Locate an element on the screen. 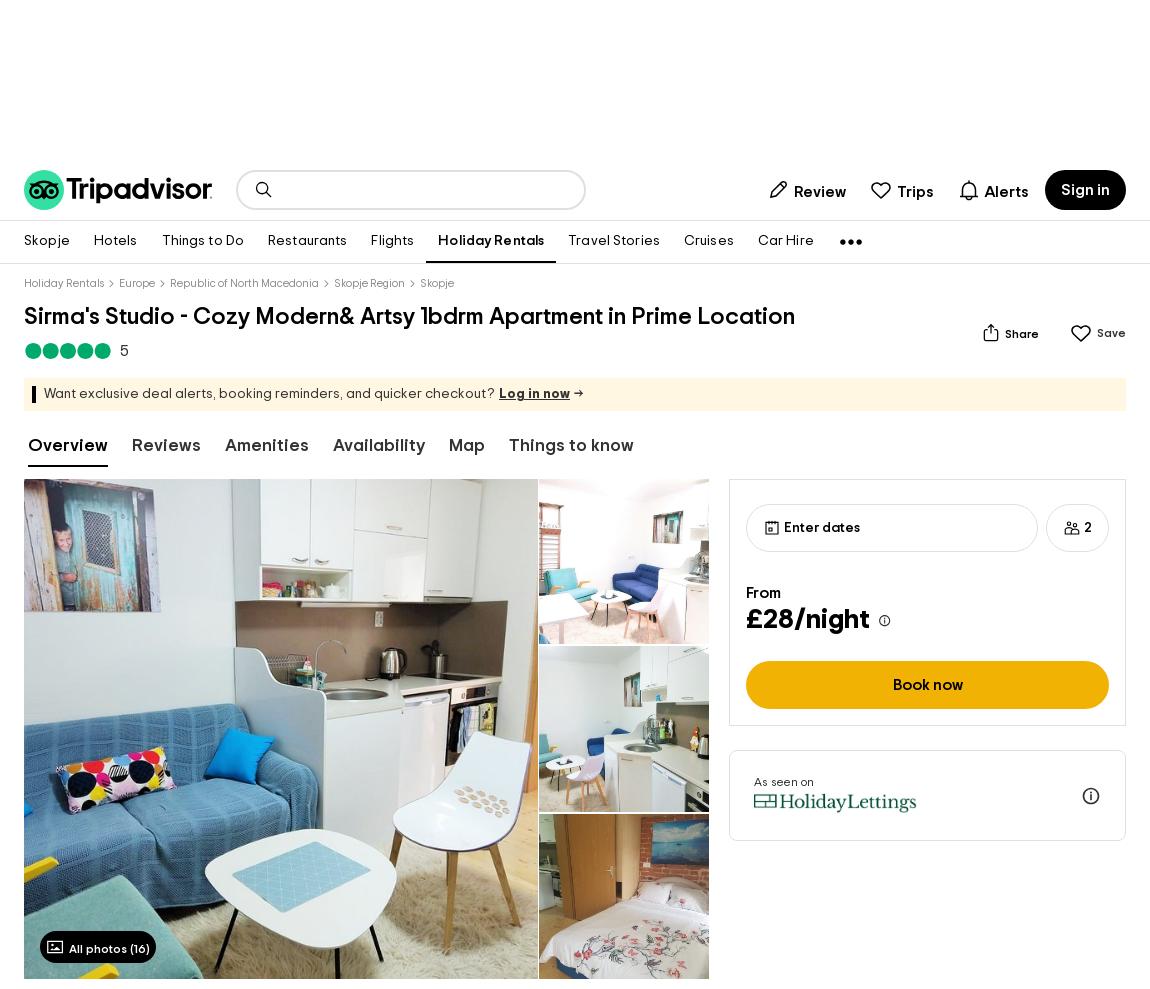 The height and width of the screenshot is (989, 1150). 'Want exclusive deal alerts, booking reminders, and quicker checkout?' is located at coordinates (268, 394).